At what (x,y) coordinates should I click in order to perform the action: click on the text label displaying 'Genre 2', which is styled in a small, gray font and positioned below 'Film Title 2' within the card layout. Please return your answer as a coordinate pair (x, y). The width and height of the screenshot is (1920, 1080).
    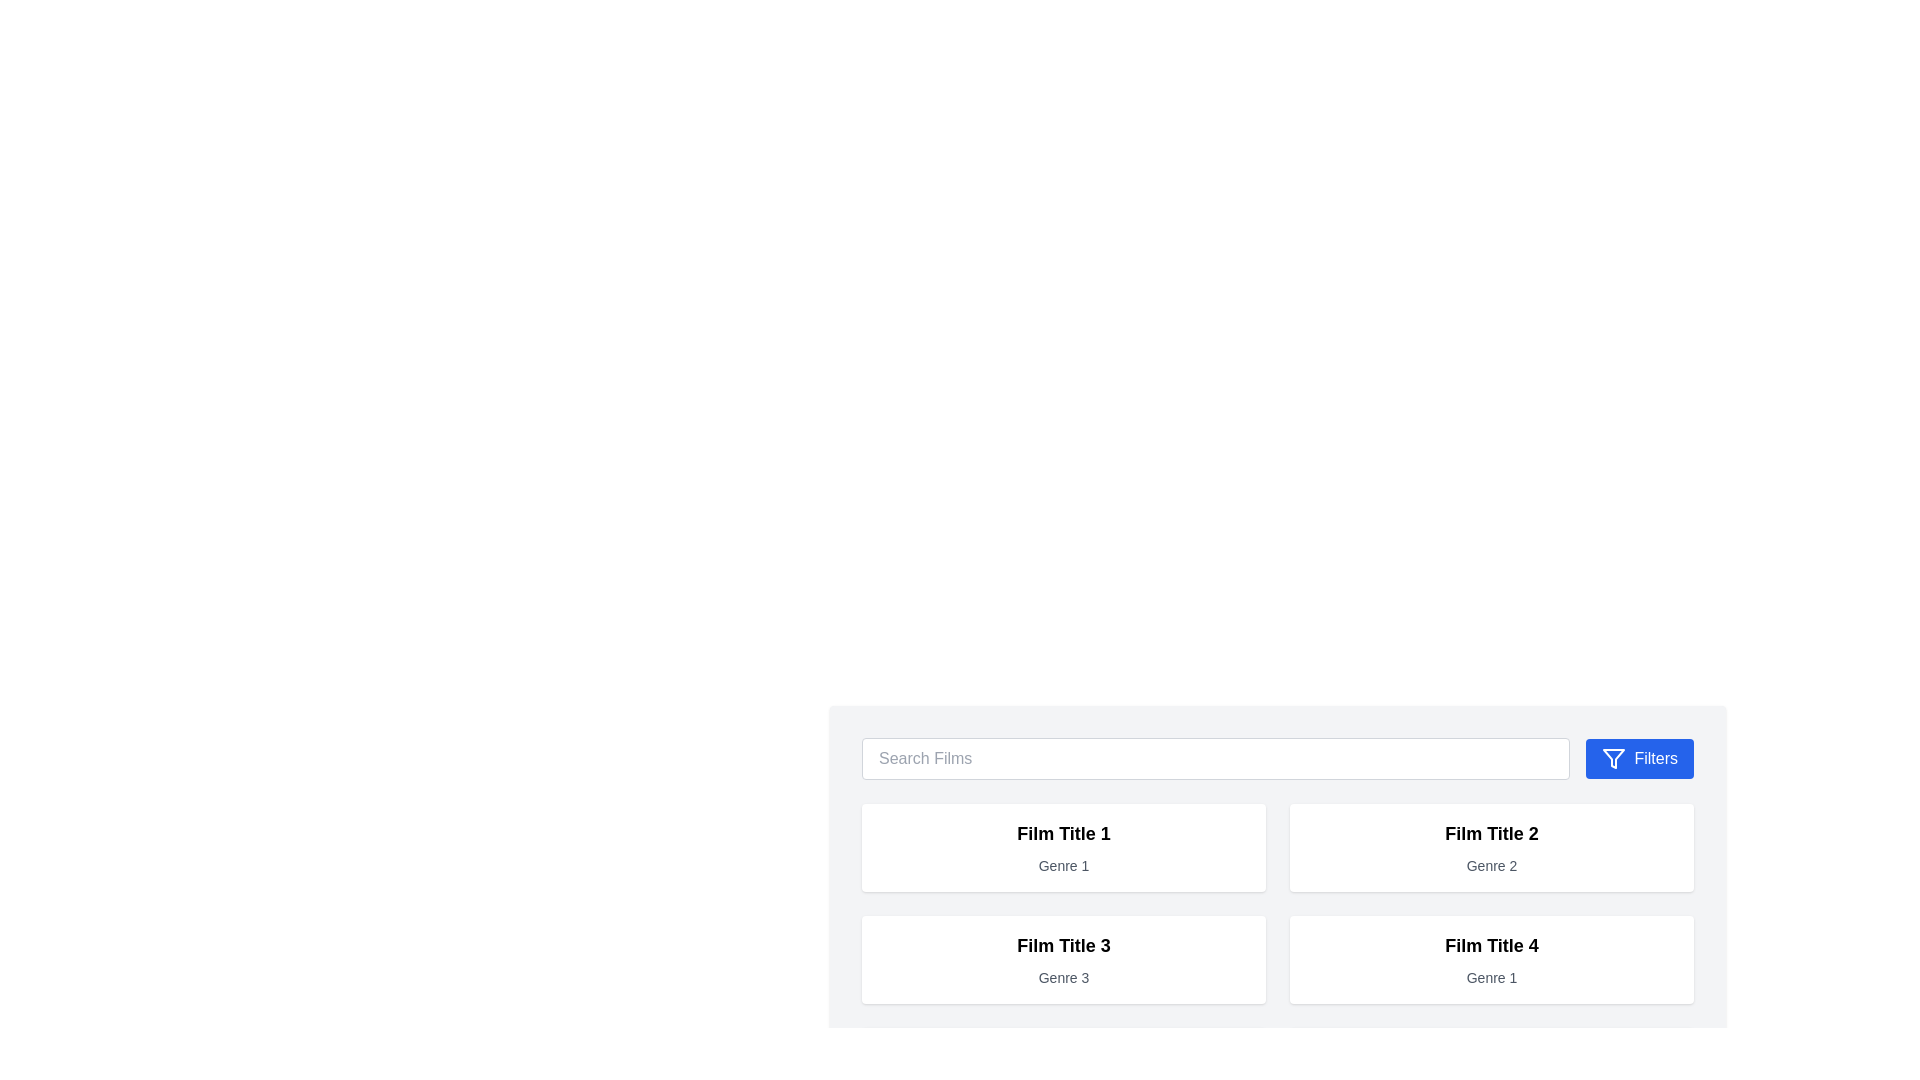
    Looking at the image, I should click on (1492, 865).